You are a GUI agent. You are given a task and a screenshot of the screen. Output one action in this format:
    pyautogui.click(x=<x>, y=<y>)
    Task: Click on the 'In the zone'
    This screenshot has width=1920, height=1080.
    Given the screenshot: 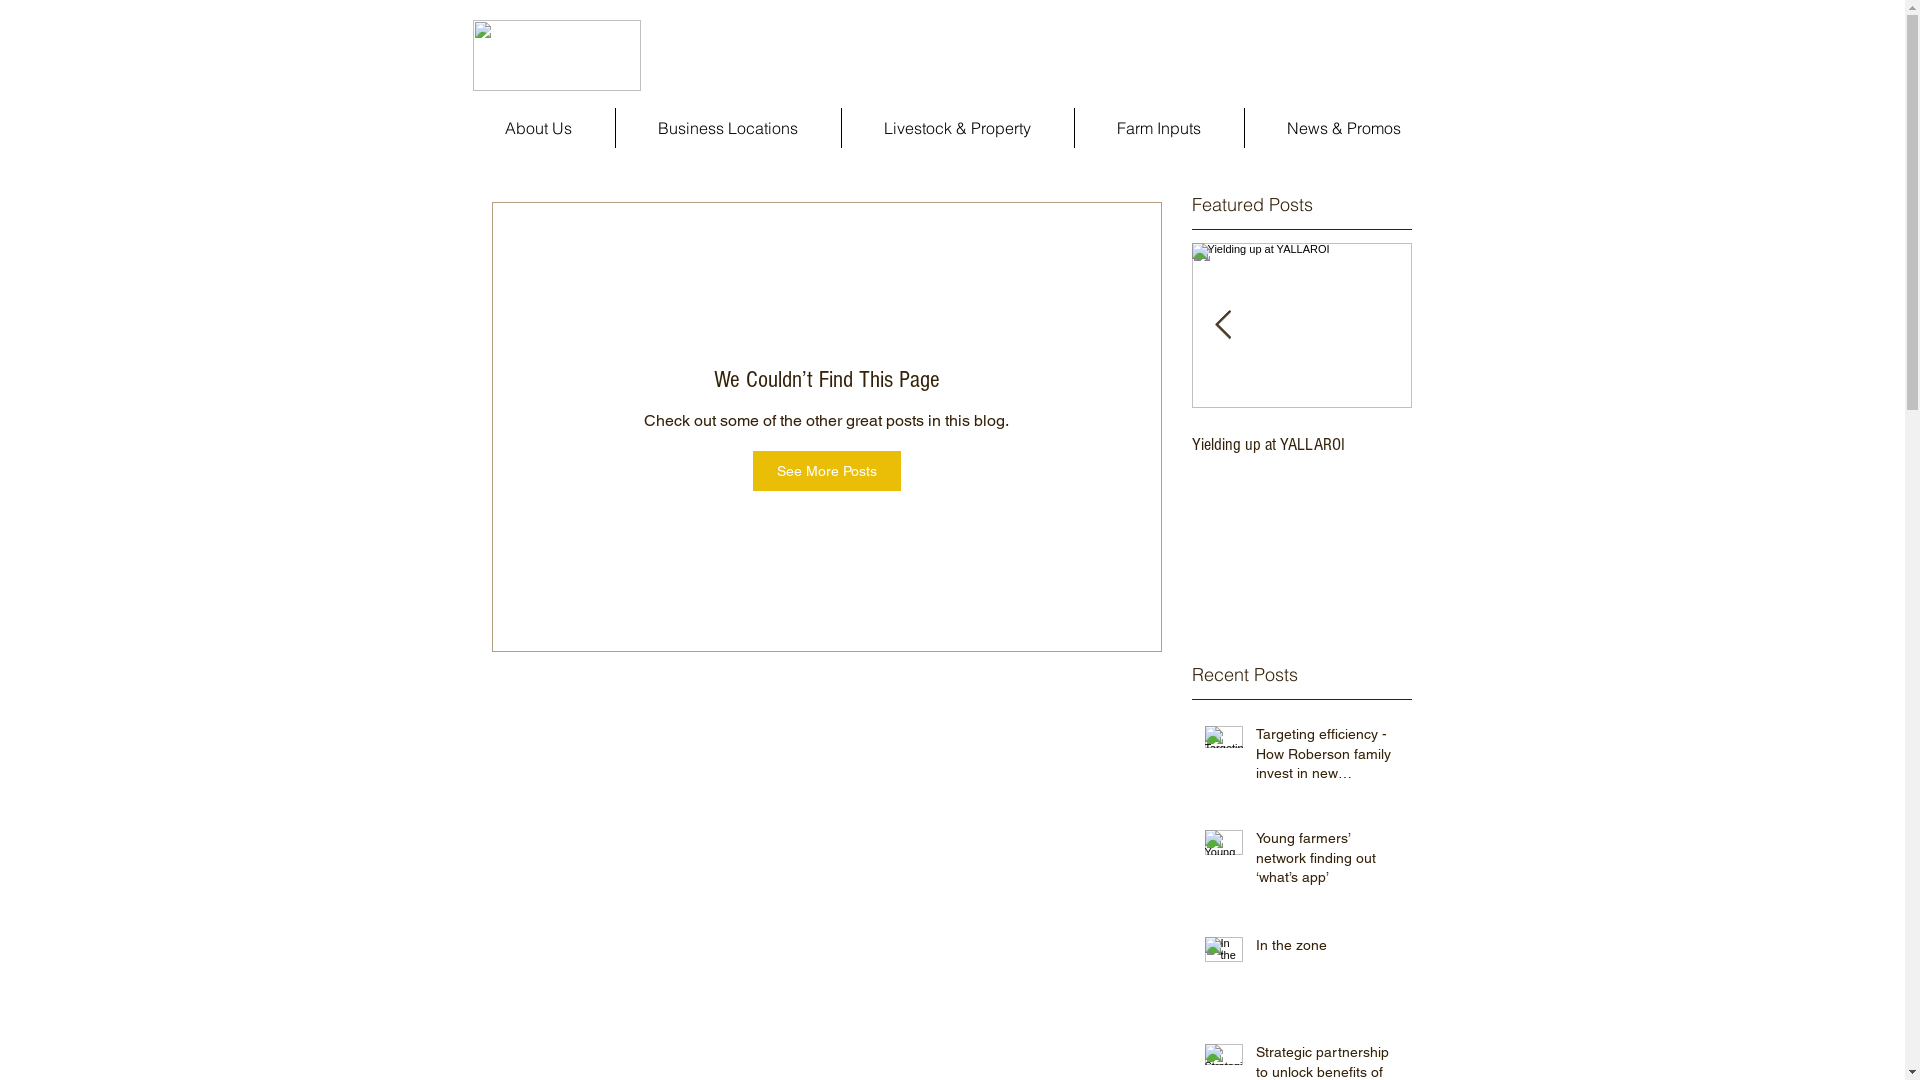 What is the action you would take?
    pyautogui.click(x=1328, y=948)
    